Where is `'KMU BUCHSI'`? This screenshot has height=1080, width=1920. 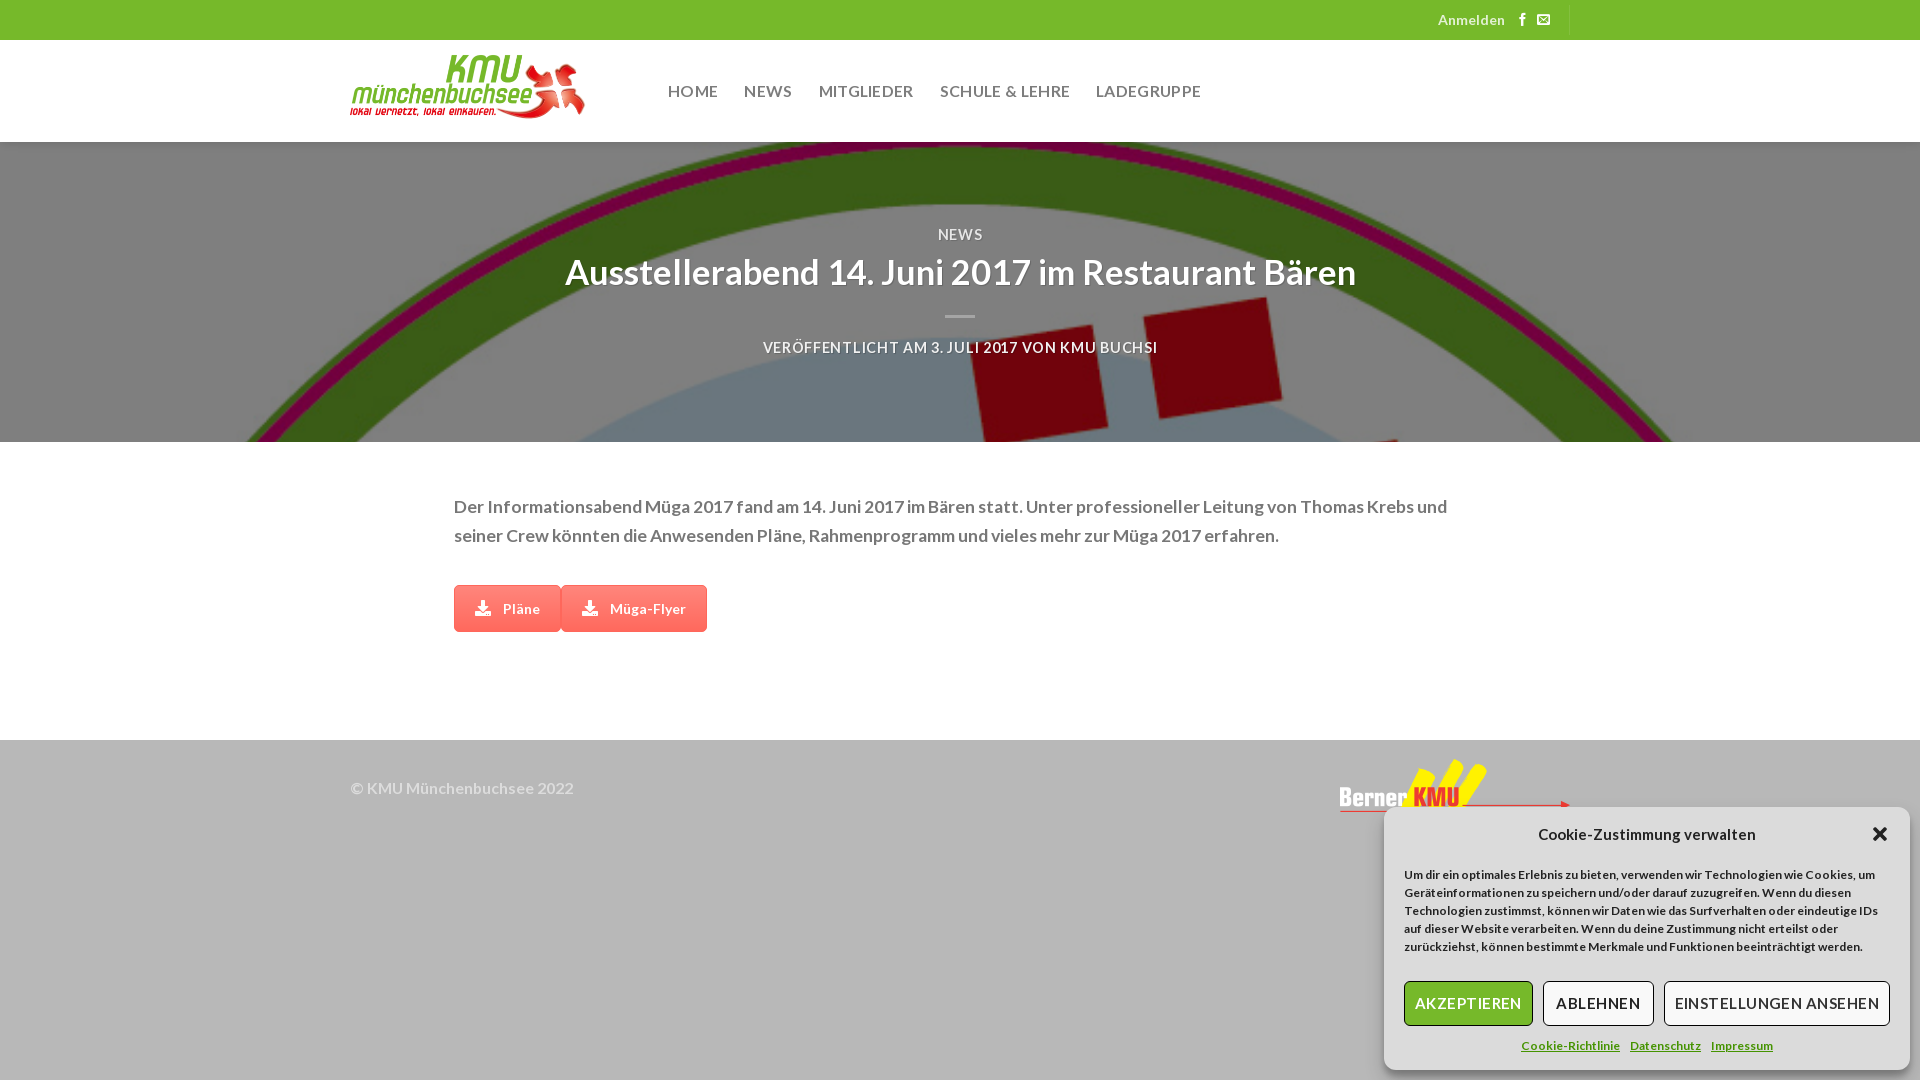
'KMU BUCHSI' is located at coordinates (1107, 346).